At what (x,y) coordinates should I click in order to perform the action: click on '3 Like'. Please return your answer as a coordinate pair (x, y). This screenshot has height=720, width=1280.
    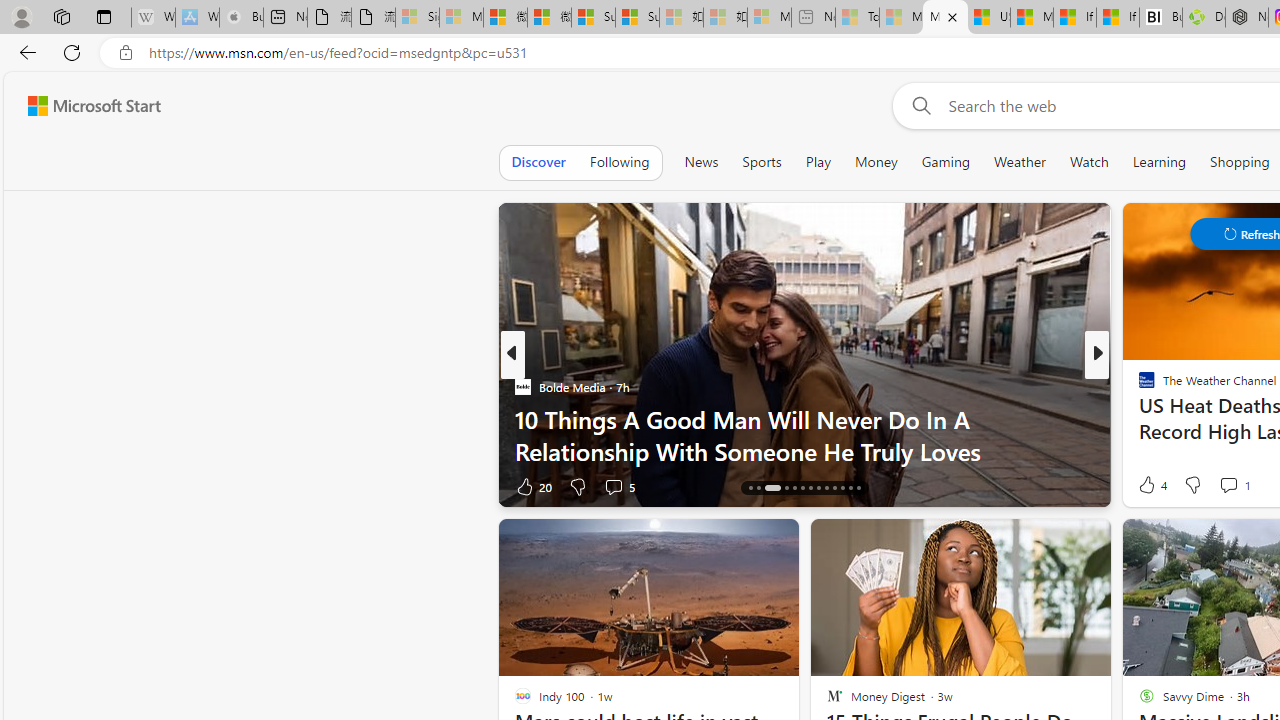
    Looking at the image, I should click on (1145, 486).